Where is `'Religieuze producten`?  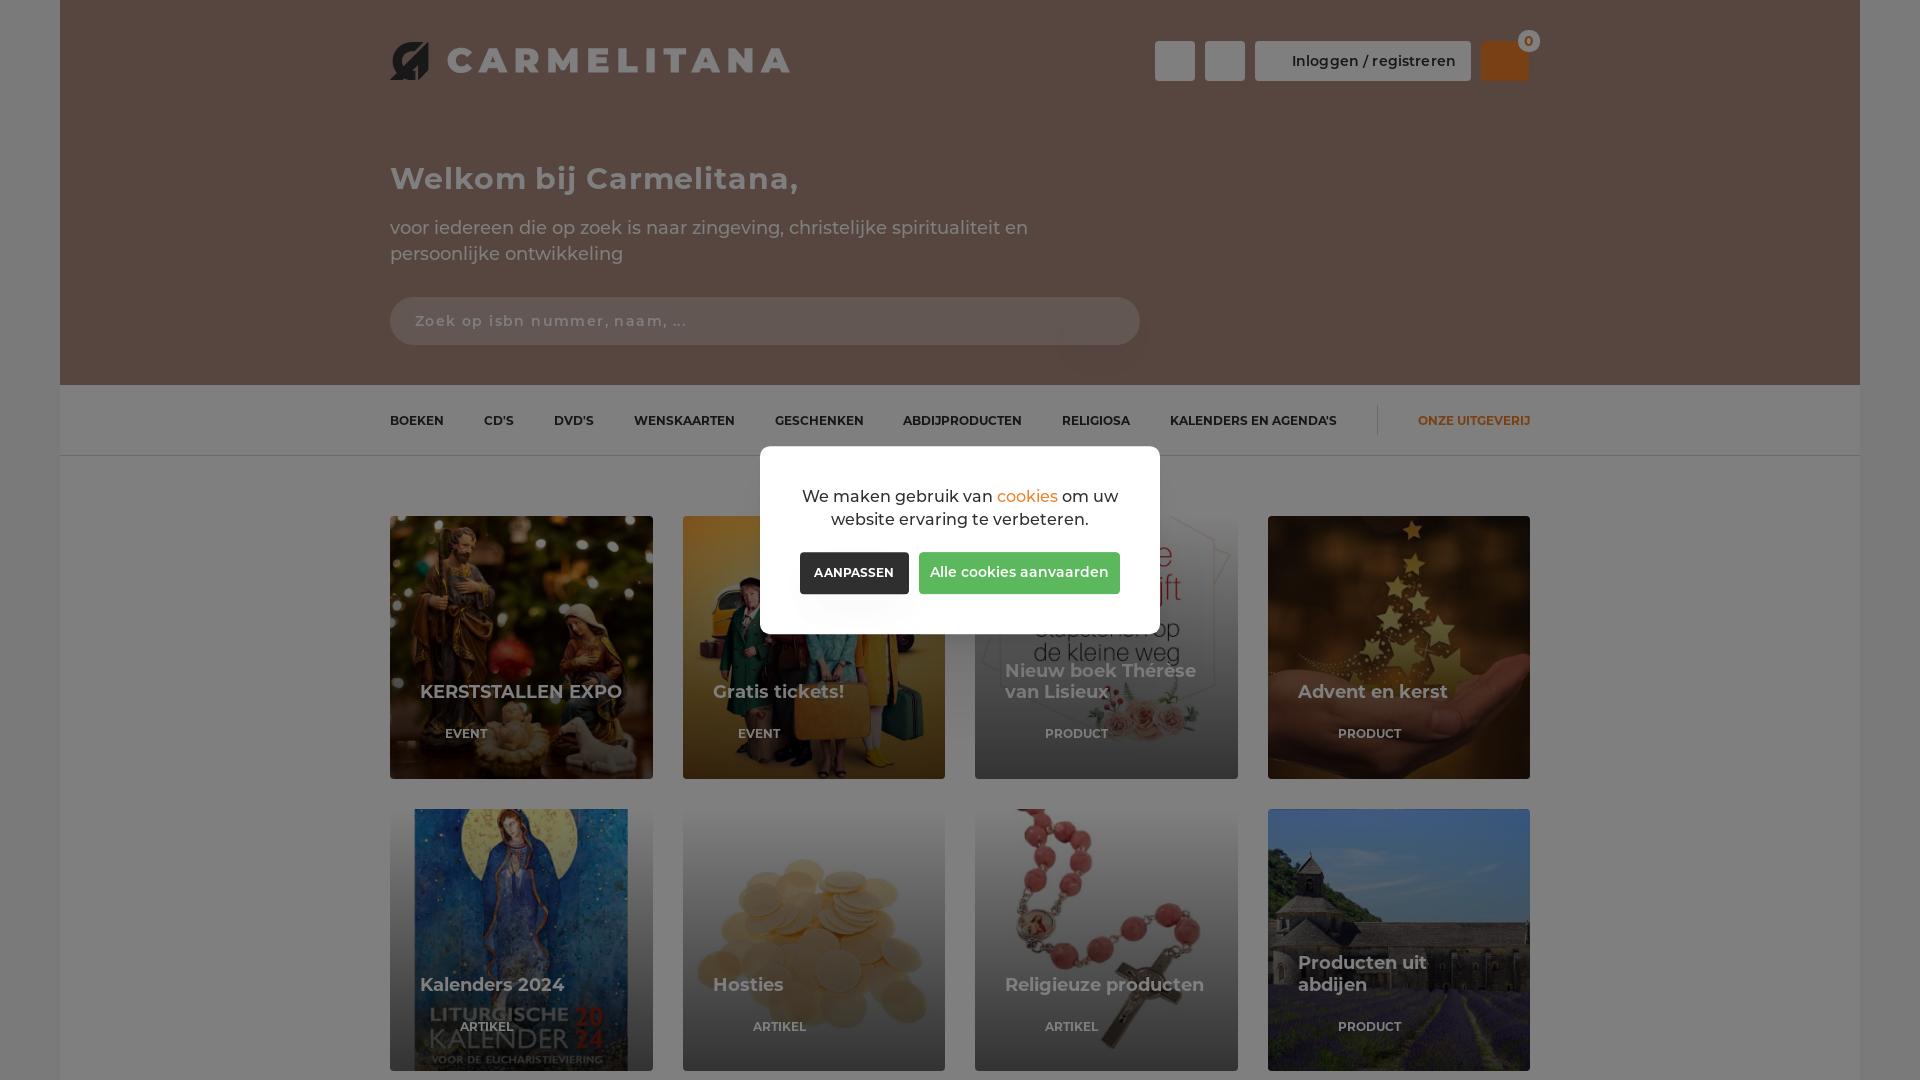 'Religieuze producten is located at coordinates (974, 940).